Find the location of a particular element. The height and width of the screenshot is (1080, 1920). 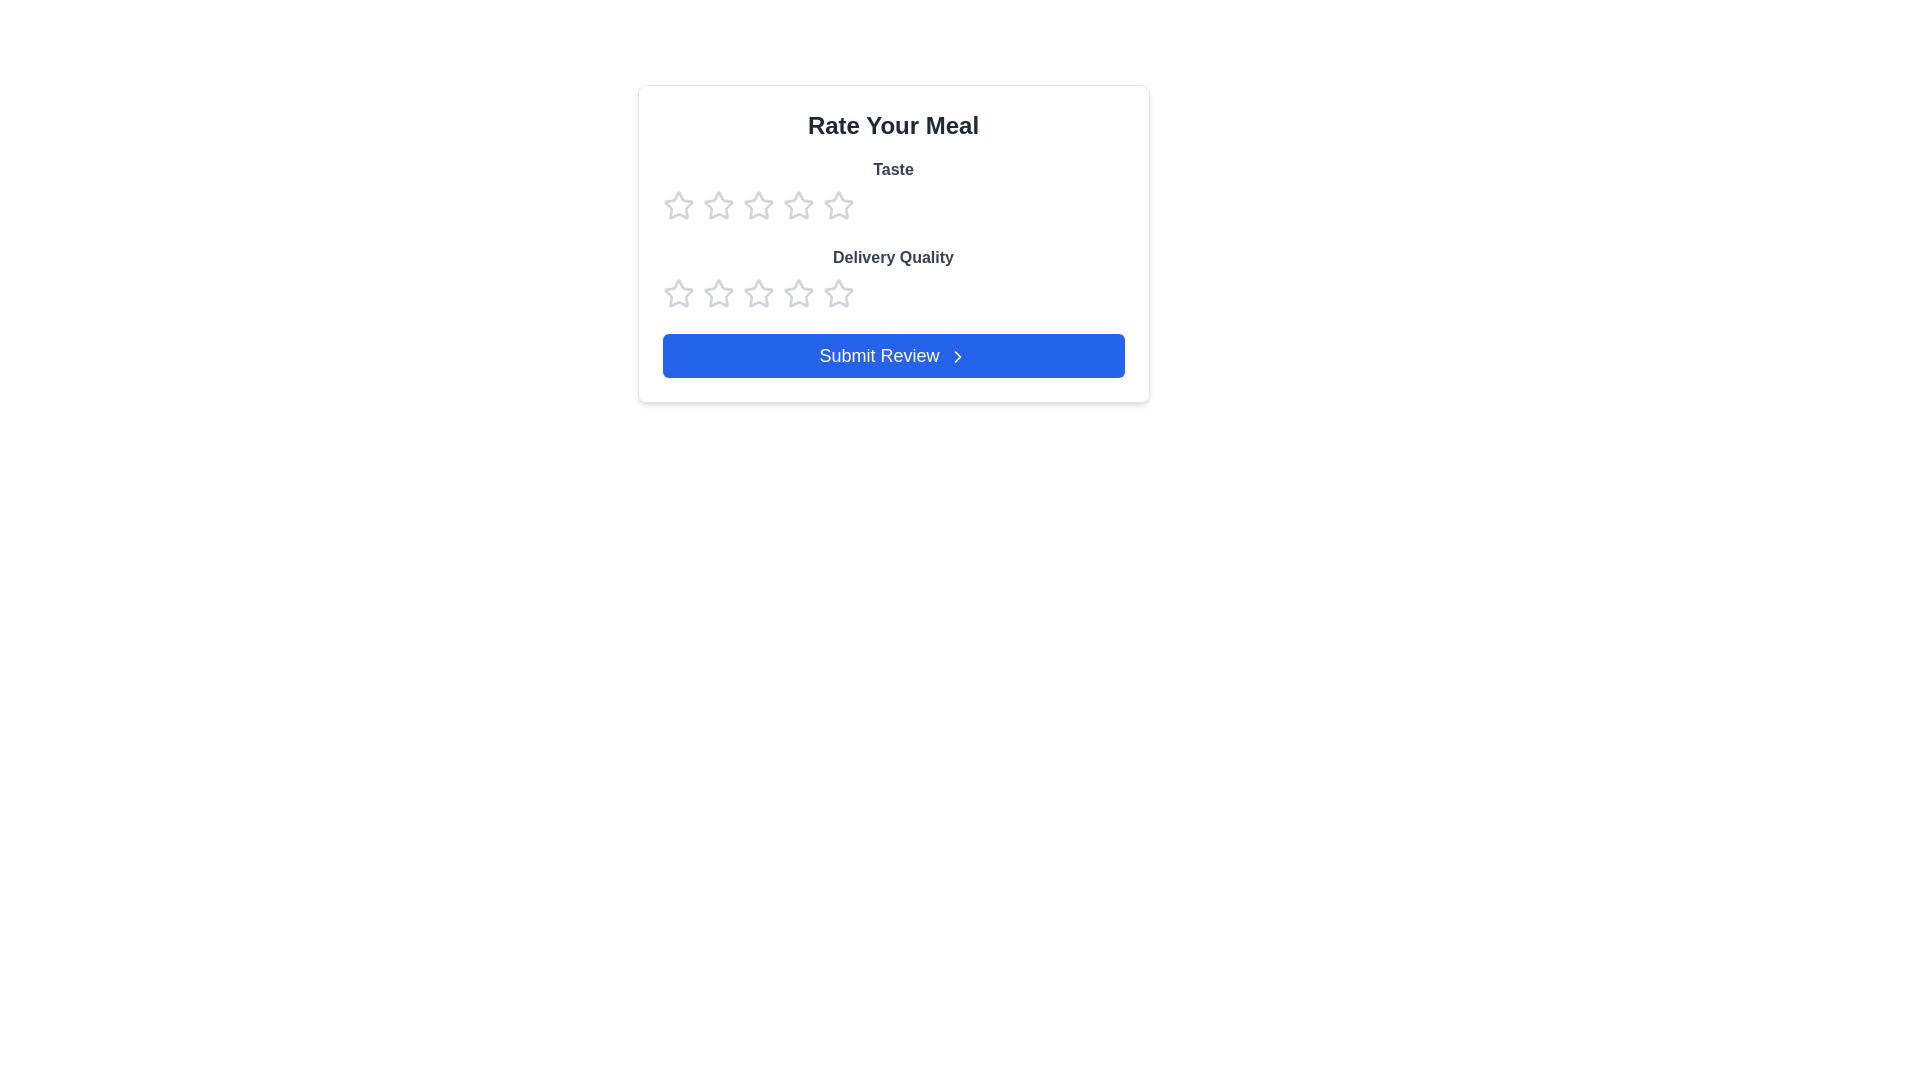

the 'Taste' label located below the 'Rate Your Meal' title and above the star icons for rating is located at coordinates (892, 168).